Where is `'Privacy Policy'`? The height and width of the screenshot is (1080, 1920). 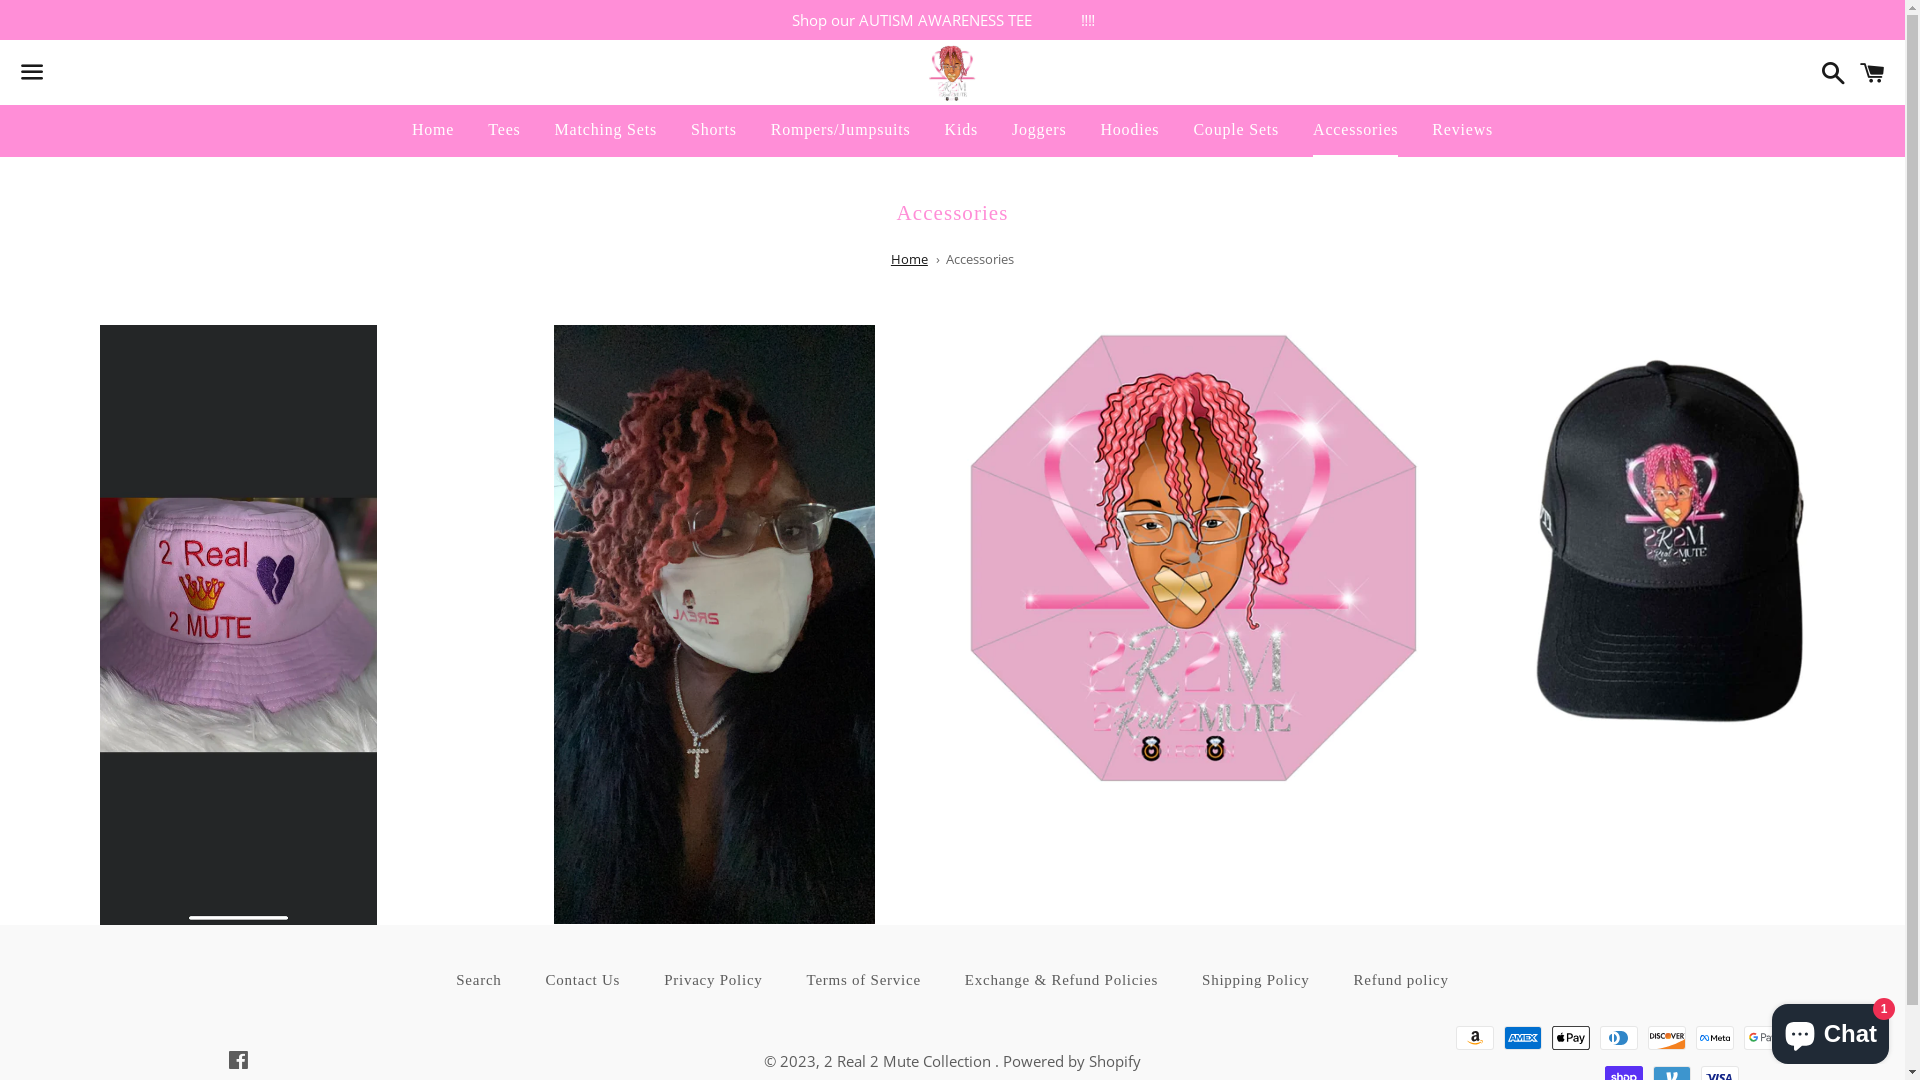 'Privacy Policy' is located at coordinates (643, 979).